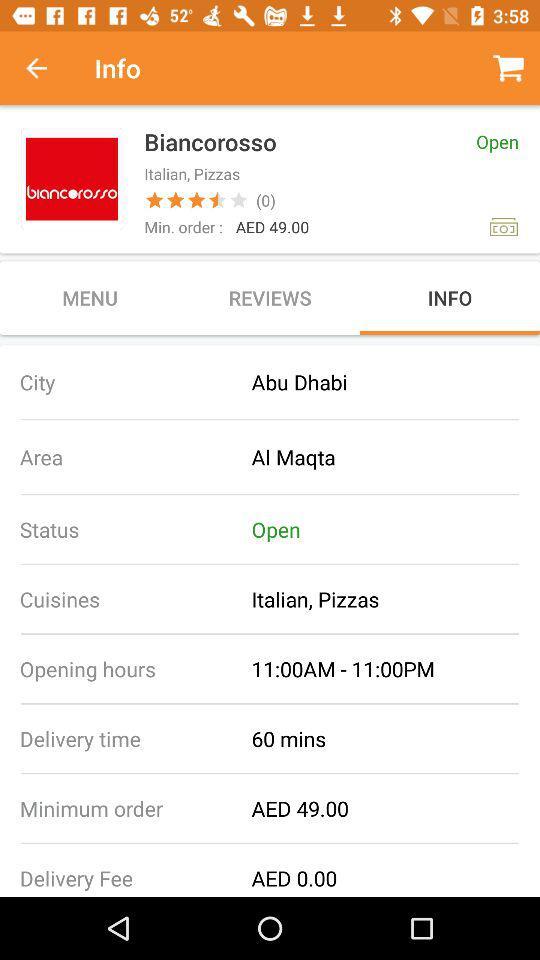 The width and height of the screenshot is (540, 960). What do you see at coordinates (47, 68) in the screenshot?
I see `icon to the left of info` at bounding box center [47, 68].